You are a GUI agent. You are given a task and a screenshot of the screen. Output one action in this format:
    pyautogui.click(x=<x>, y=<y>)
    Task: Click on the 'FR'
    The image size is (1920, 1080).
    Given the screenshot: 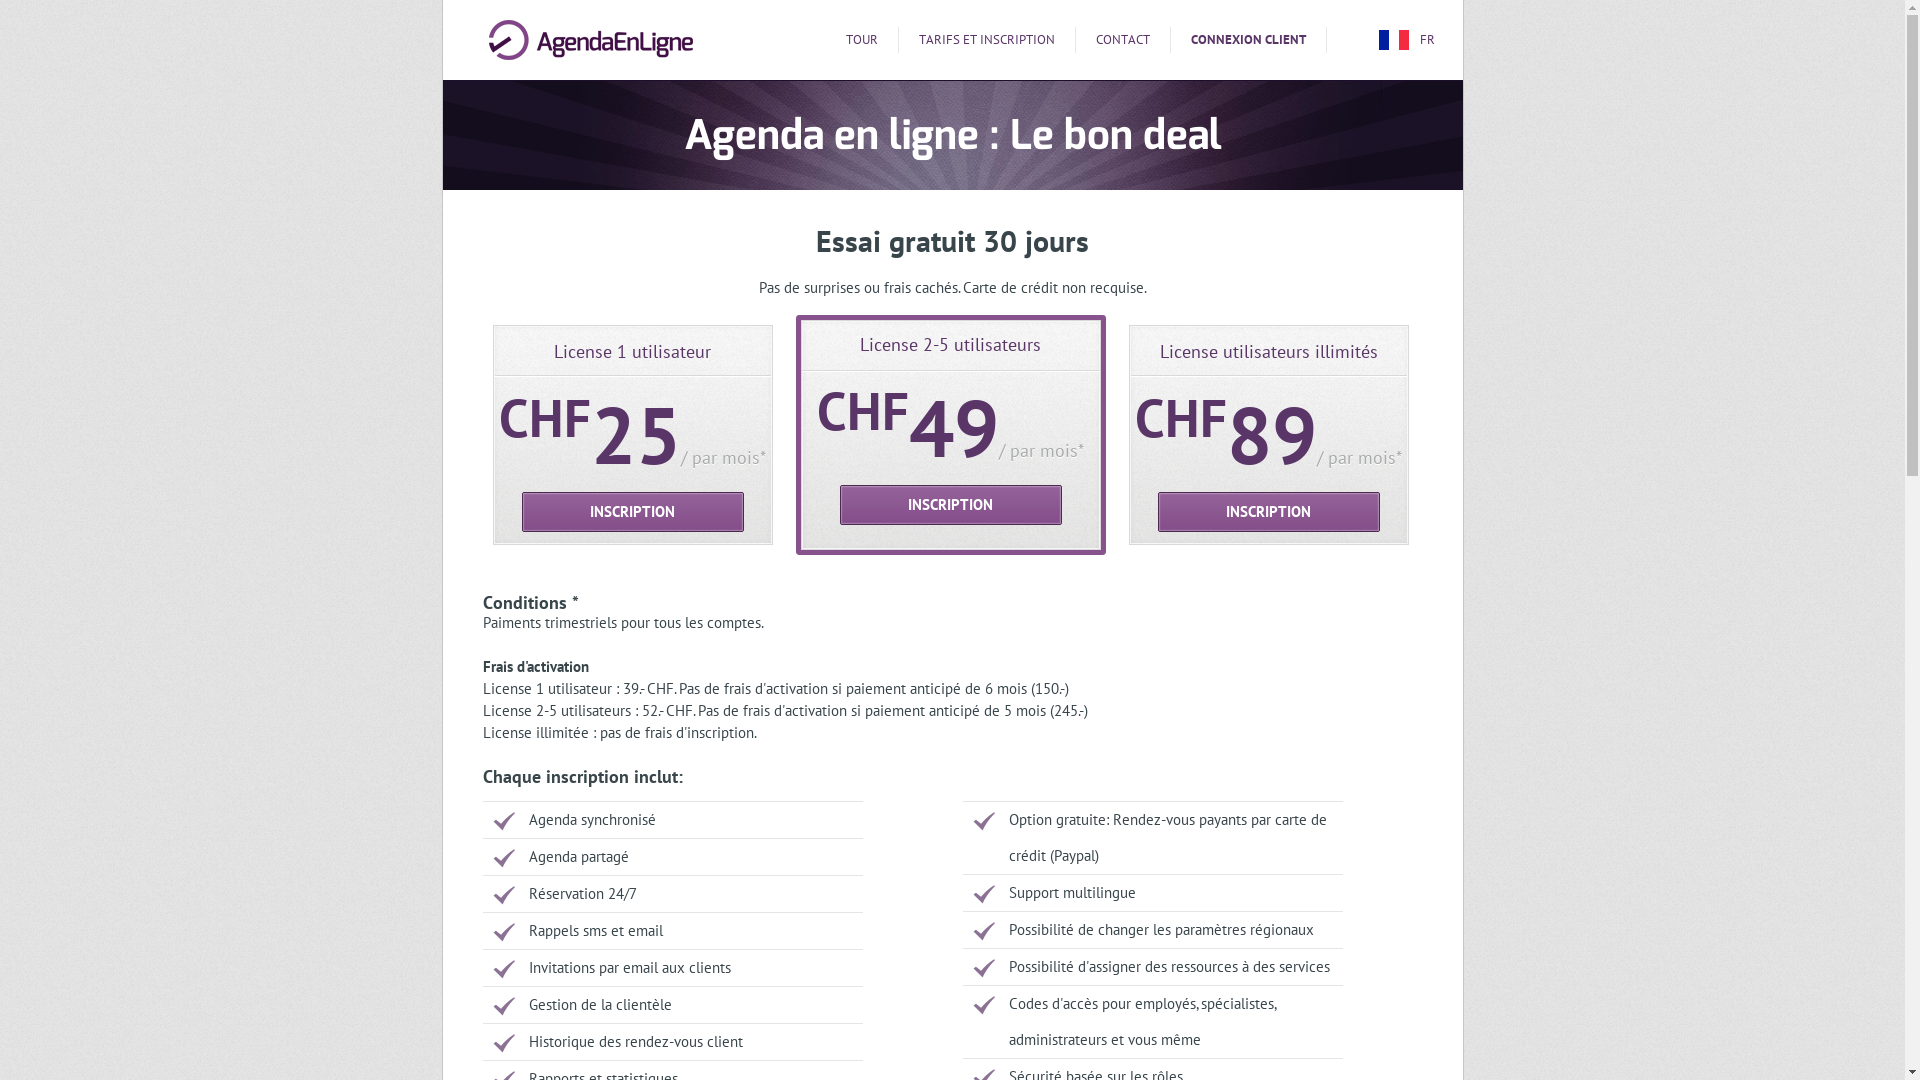 What is the action you would take?
    pyautogui.click(x=1376, y=39)
    